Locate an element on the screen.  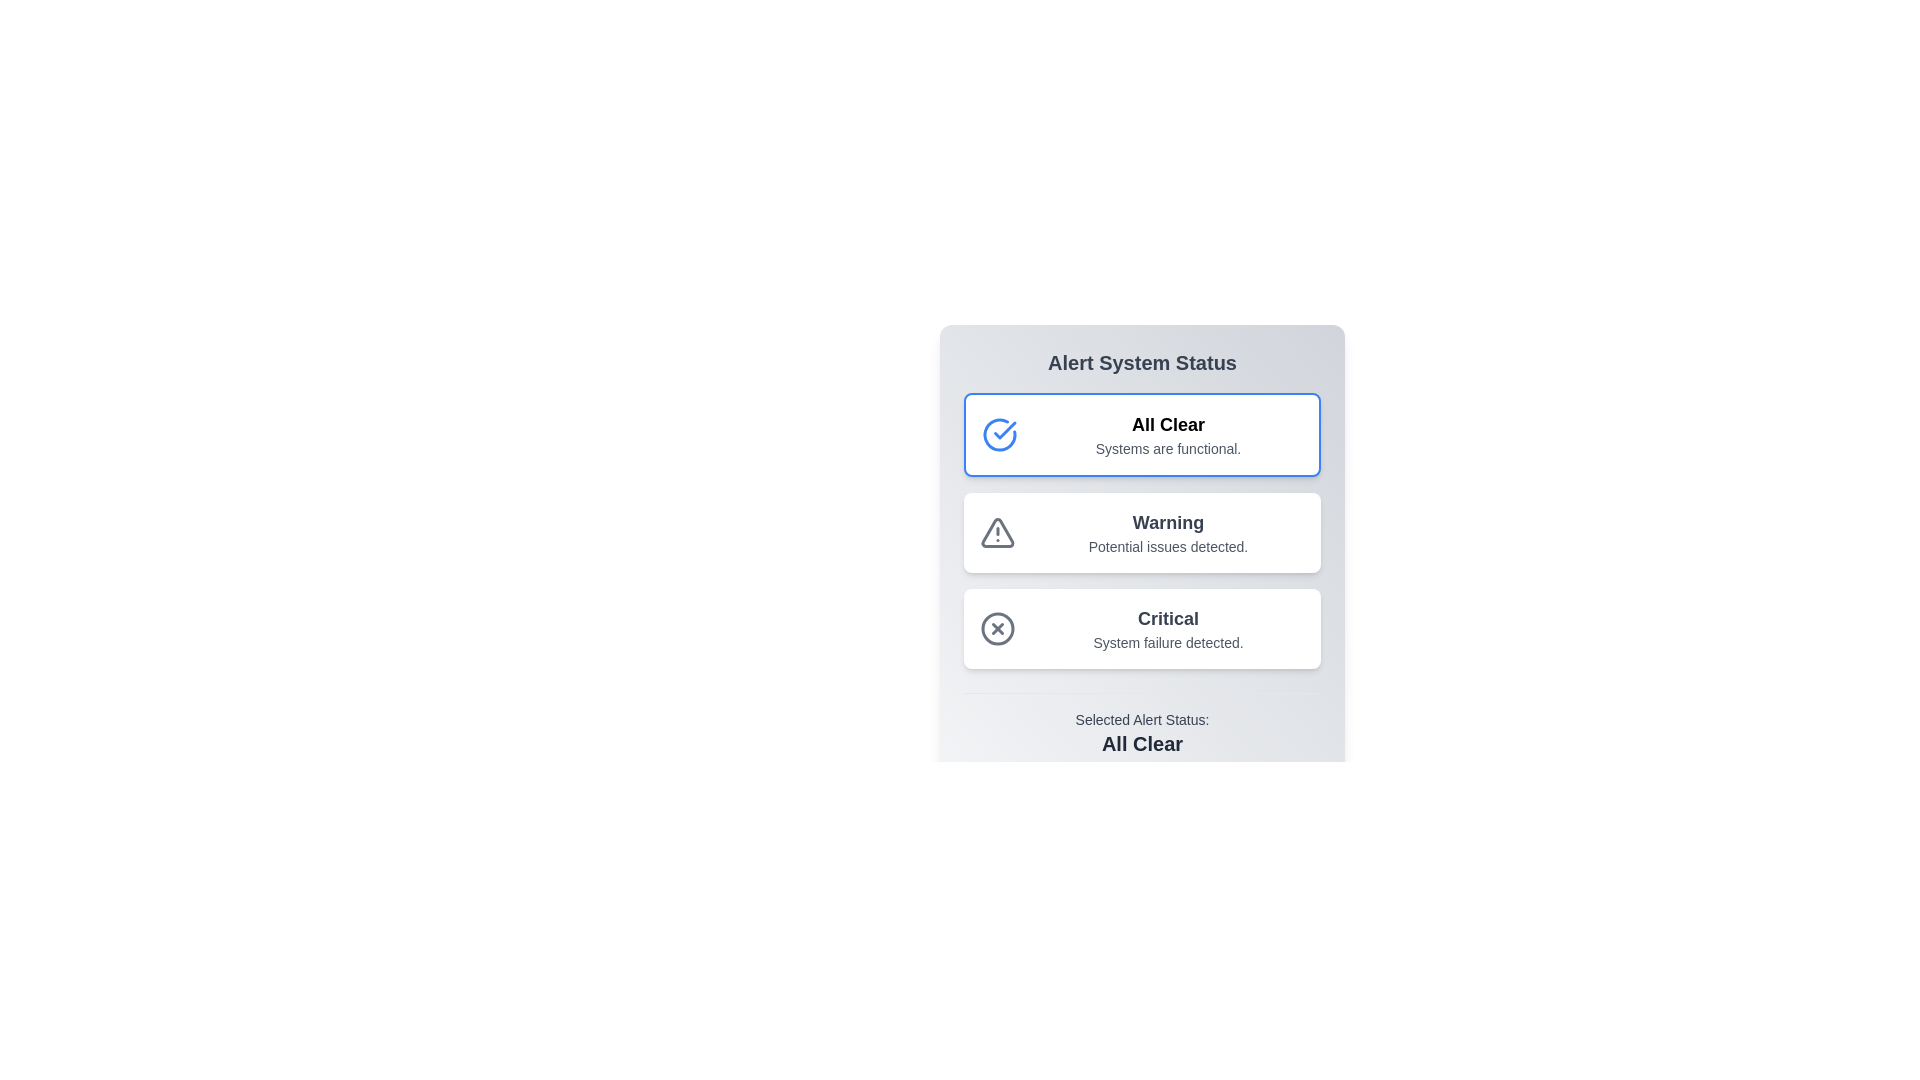
the second alert card labeled 'Alert System Status' to acknowledge or view more details about the potential issues in the system is located at coordinates (1142, 531).